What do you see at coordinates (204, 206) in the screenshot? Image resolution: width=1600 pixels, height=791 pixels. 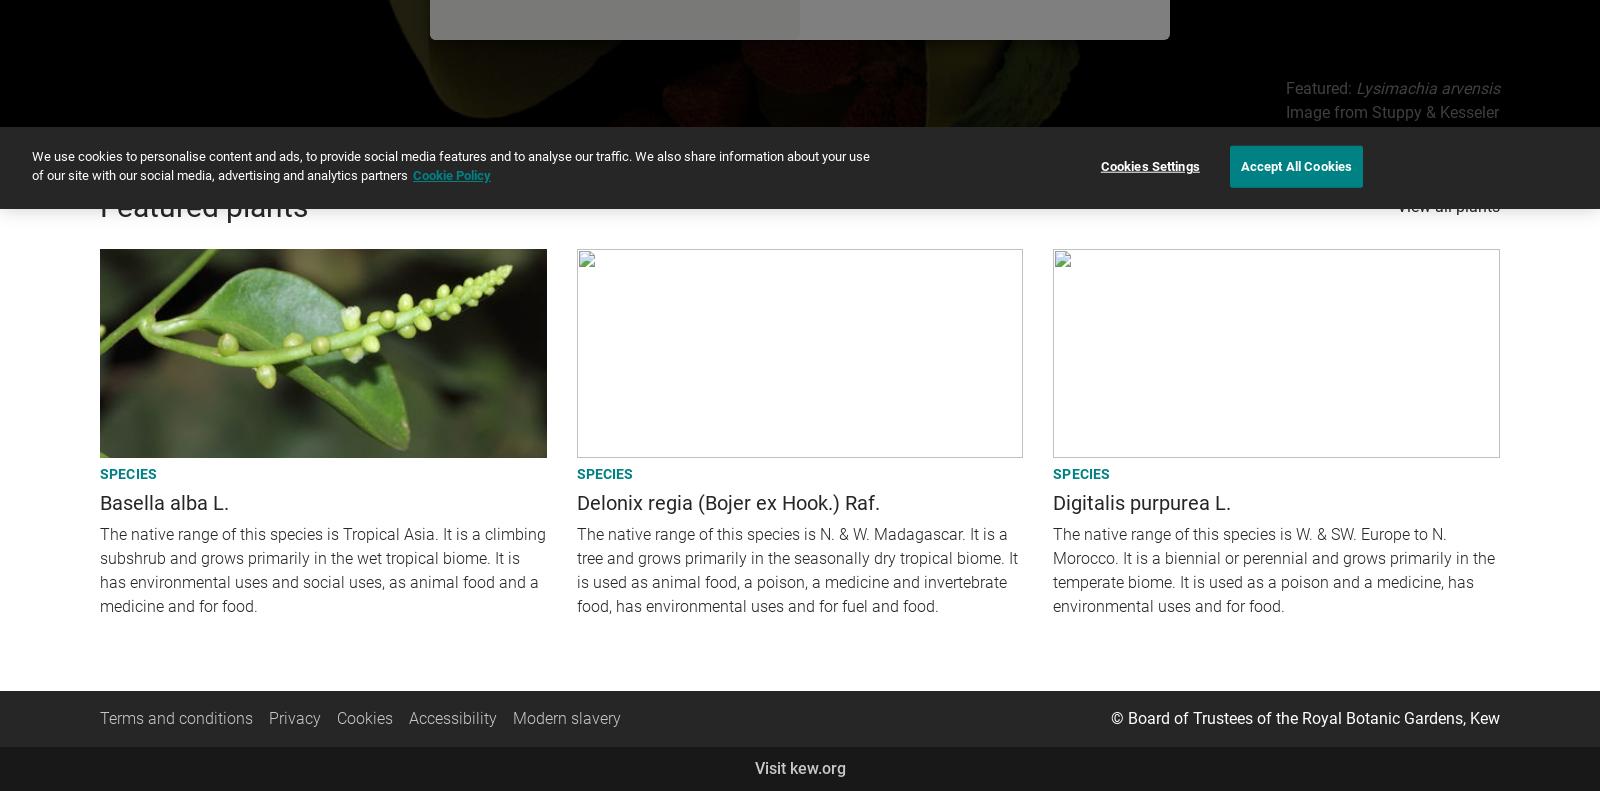 I see `'Featured plants'` at bounding box center [204, 206].